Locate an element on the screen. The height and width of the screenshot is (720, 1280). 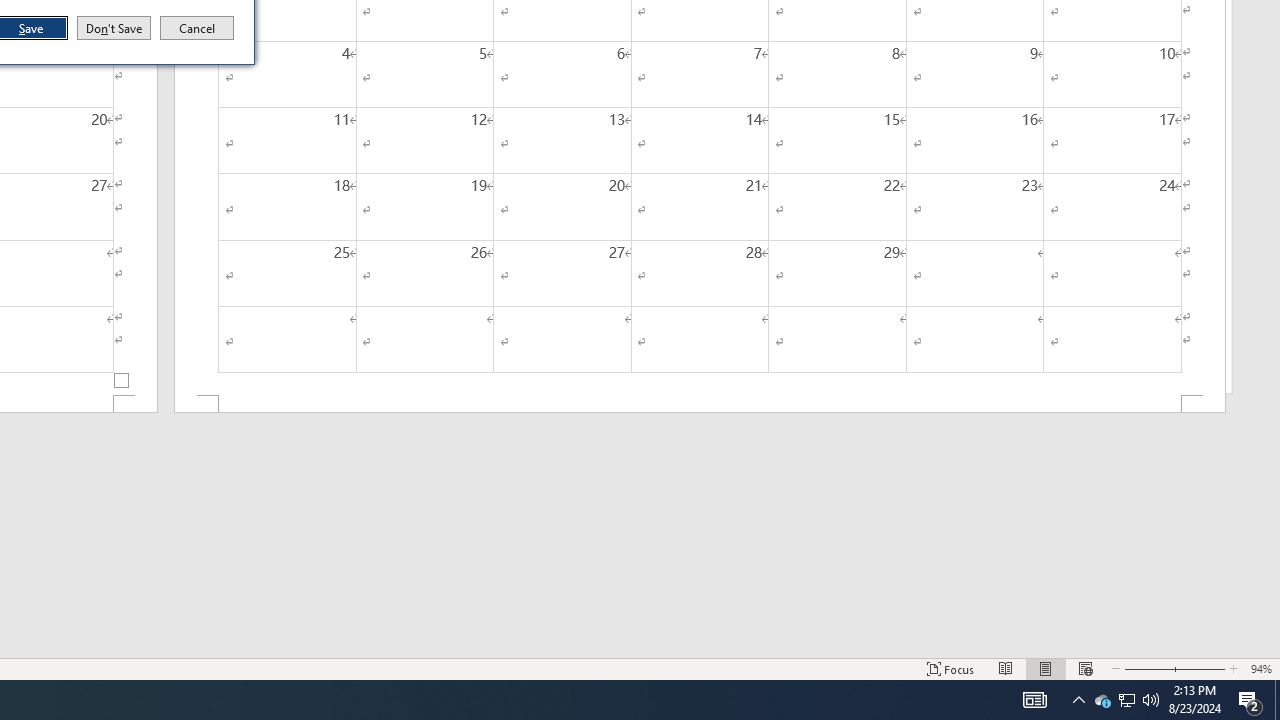
'User Promoted Notification Area' is located at coordinates (1127, 698).